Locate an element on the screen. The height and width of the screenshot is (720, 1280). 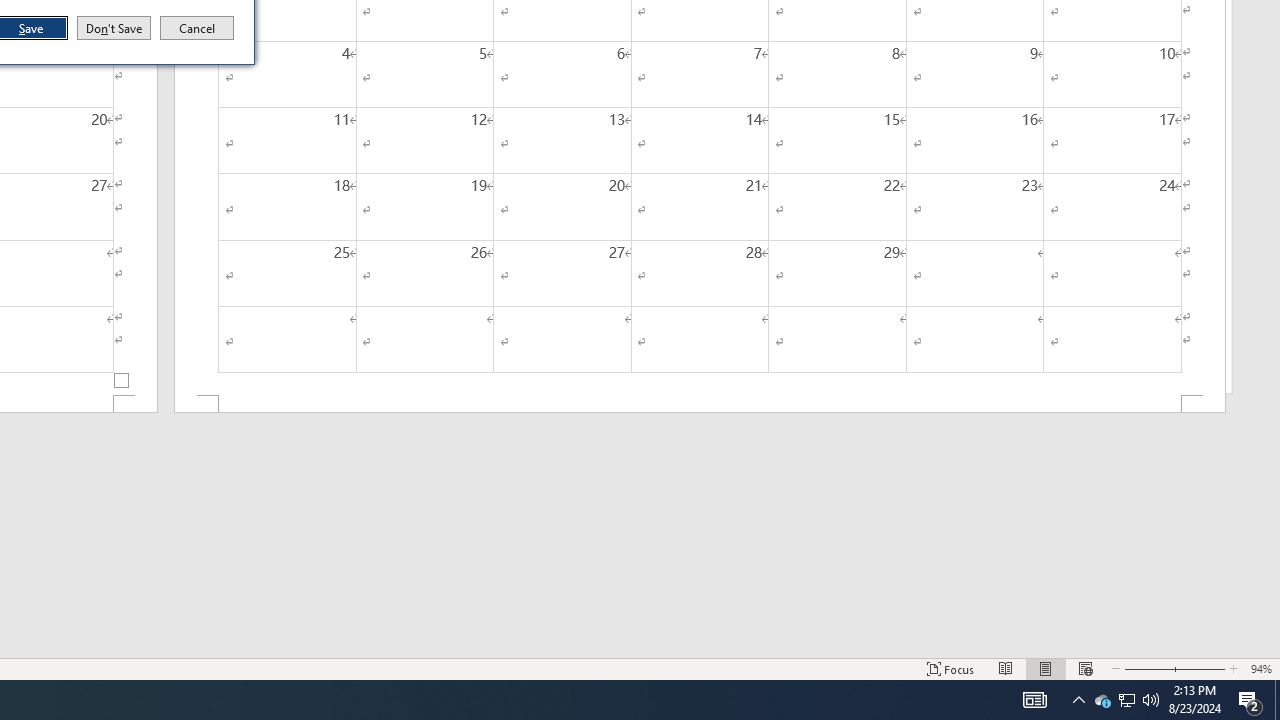
'User Promoted Notification Area' is located at coordinates (1127, 698).